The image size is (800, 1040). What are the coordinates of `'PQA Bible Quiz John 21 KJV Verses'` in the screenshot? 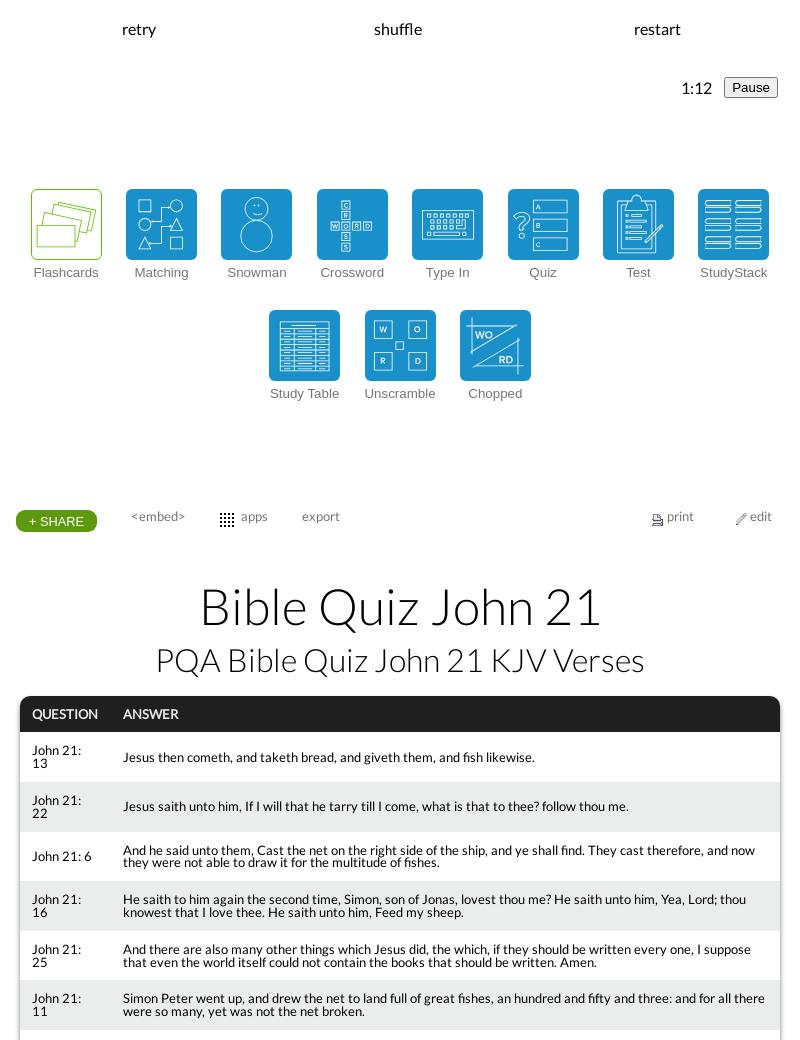 It's located at (400, 658).